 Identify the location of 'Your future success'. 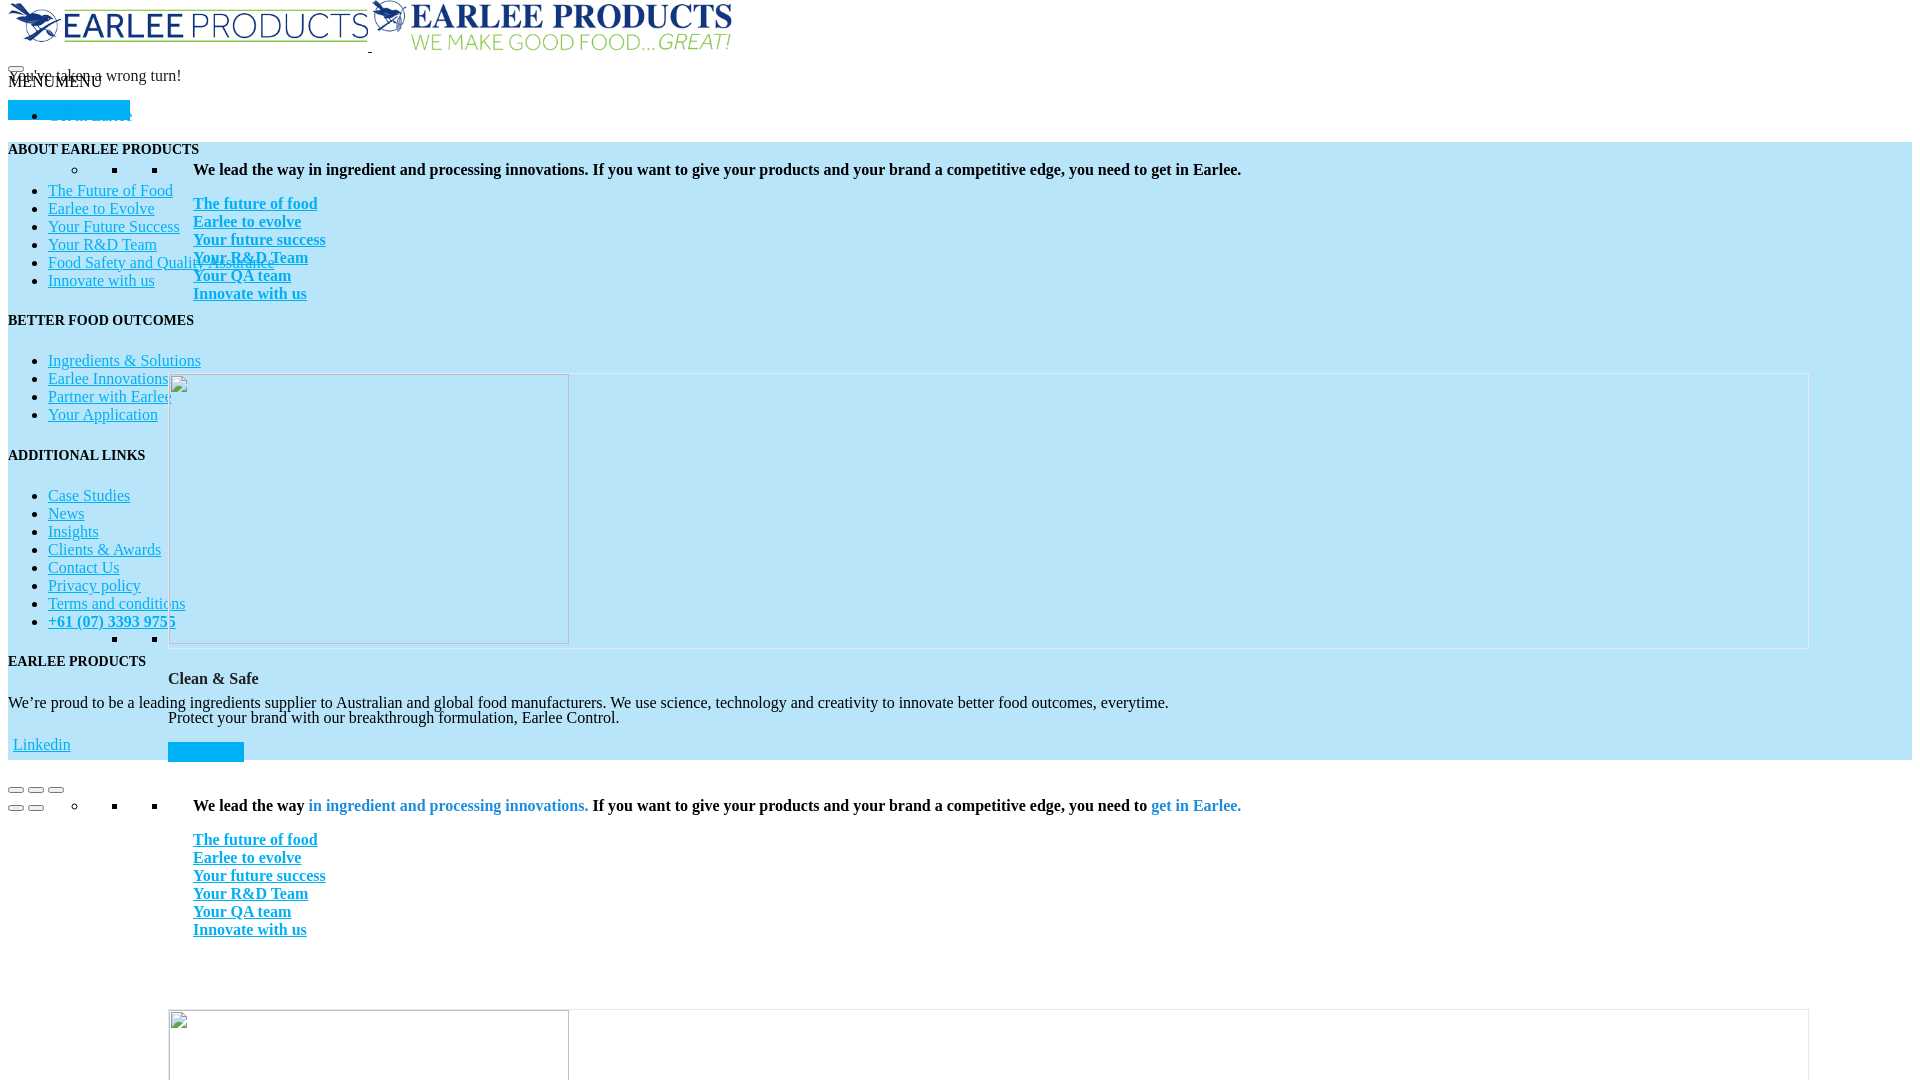
(258, 238).